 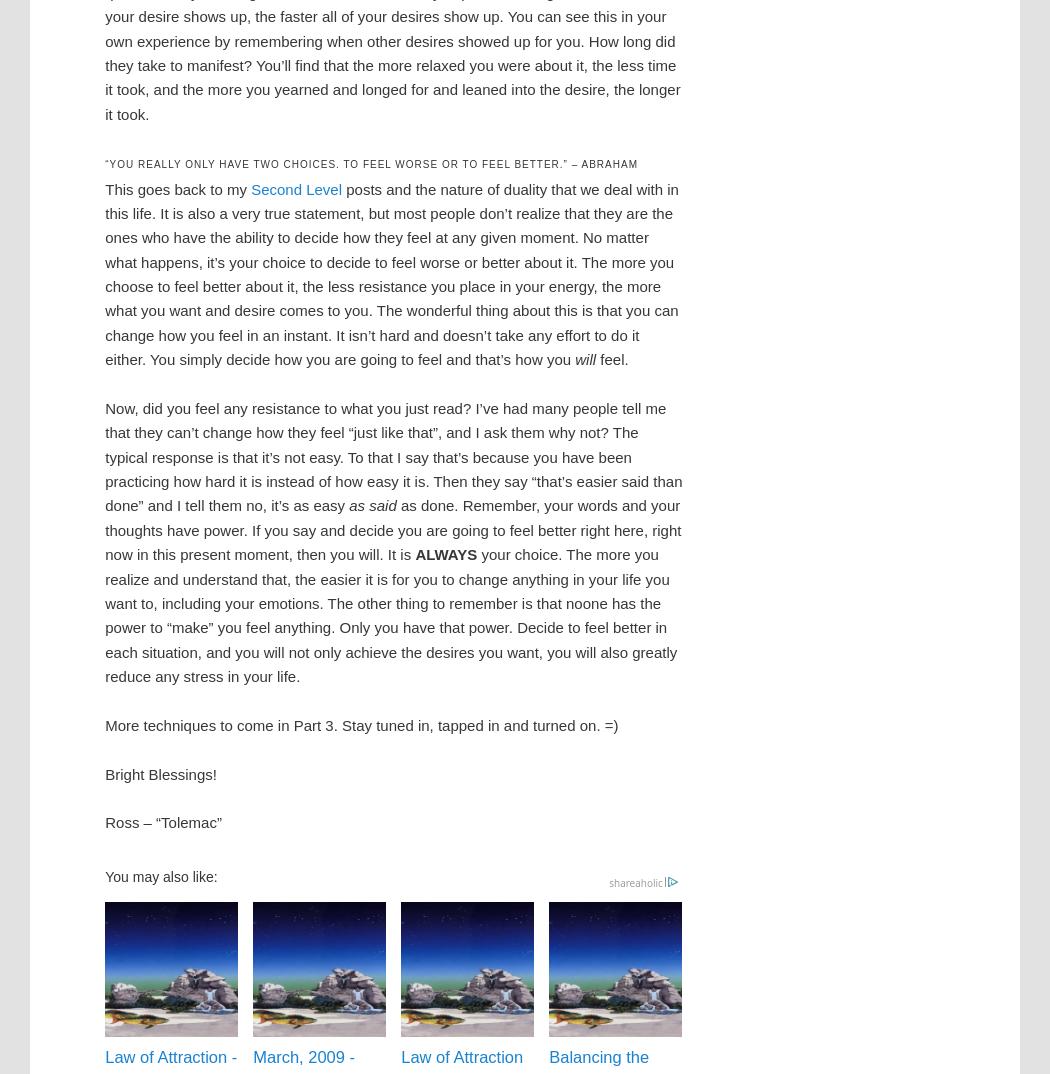 What do you see at coordinates (391, 273) in the screenshot?
I see `'posts and the nature of duality that we deal with in this life. It is also a very true statement, but most people don’t realize that they are the ones who have the ability to decide how they feel at any given moment. No matter what happens, it’s your choice to decide to feel worse or better about it. The more you choose to feel better about it, the less resistance you place in your energy, the more what you want and desire comes to you. The wonderful thing about this is that you can change how you feel in an instant. It isn’t hard and doesn’t take any effort to do it either. You simply decide how you are going to feel and that’s how you'` at bounding box center [391, 273].